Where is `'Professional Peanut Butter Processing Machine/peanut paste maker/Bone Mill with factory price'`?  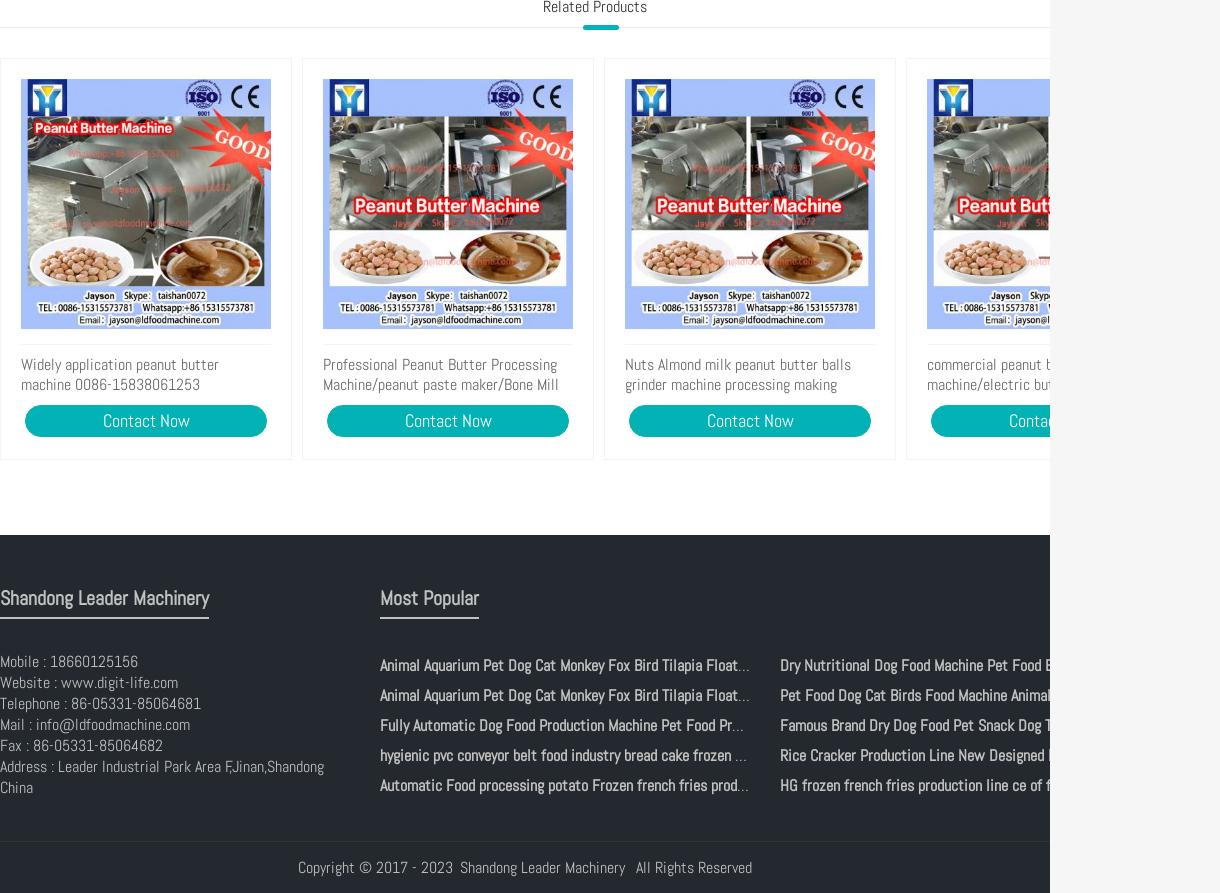
'Professional Peanut Butter Processing Machine/peanut paste maker/Bone Mill with factory price' is located at coordinates (441, 384).